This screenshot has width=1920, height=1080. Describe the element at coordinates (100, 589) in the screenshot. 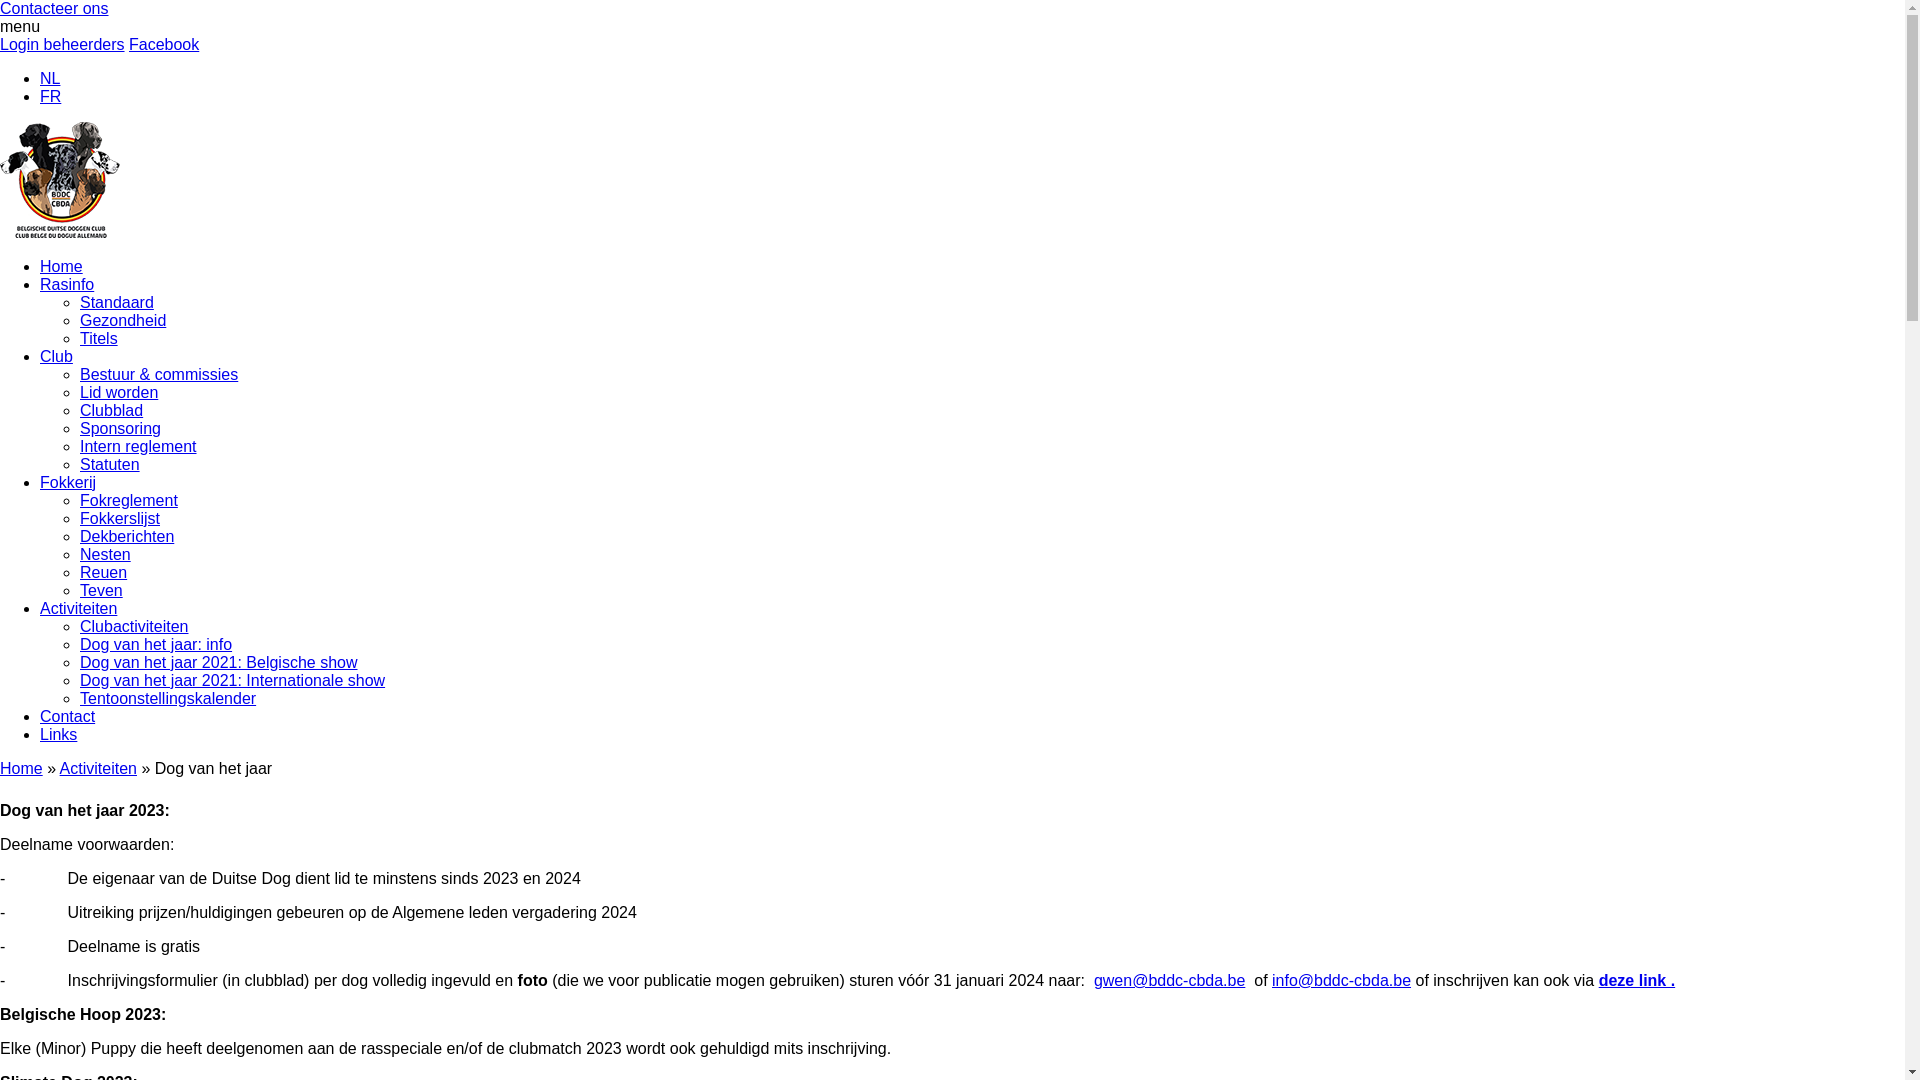

I see `'Teven'` at that location.